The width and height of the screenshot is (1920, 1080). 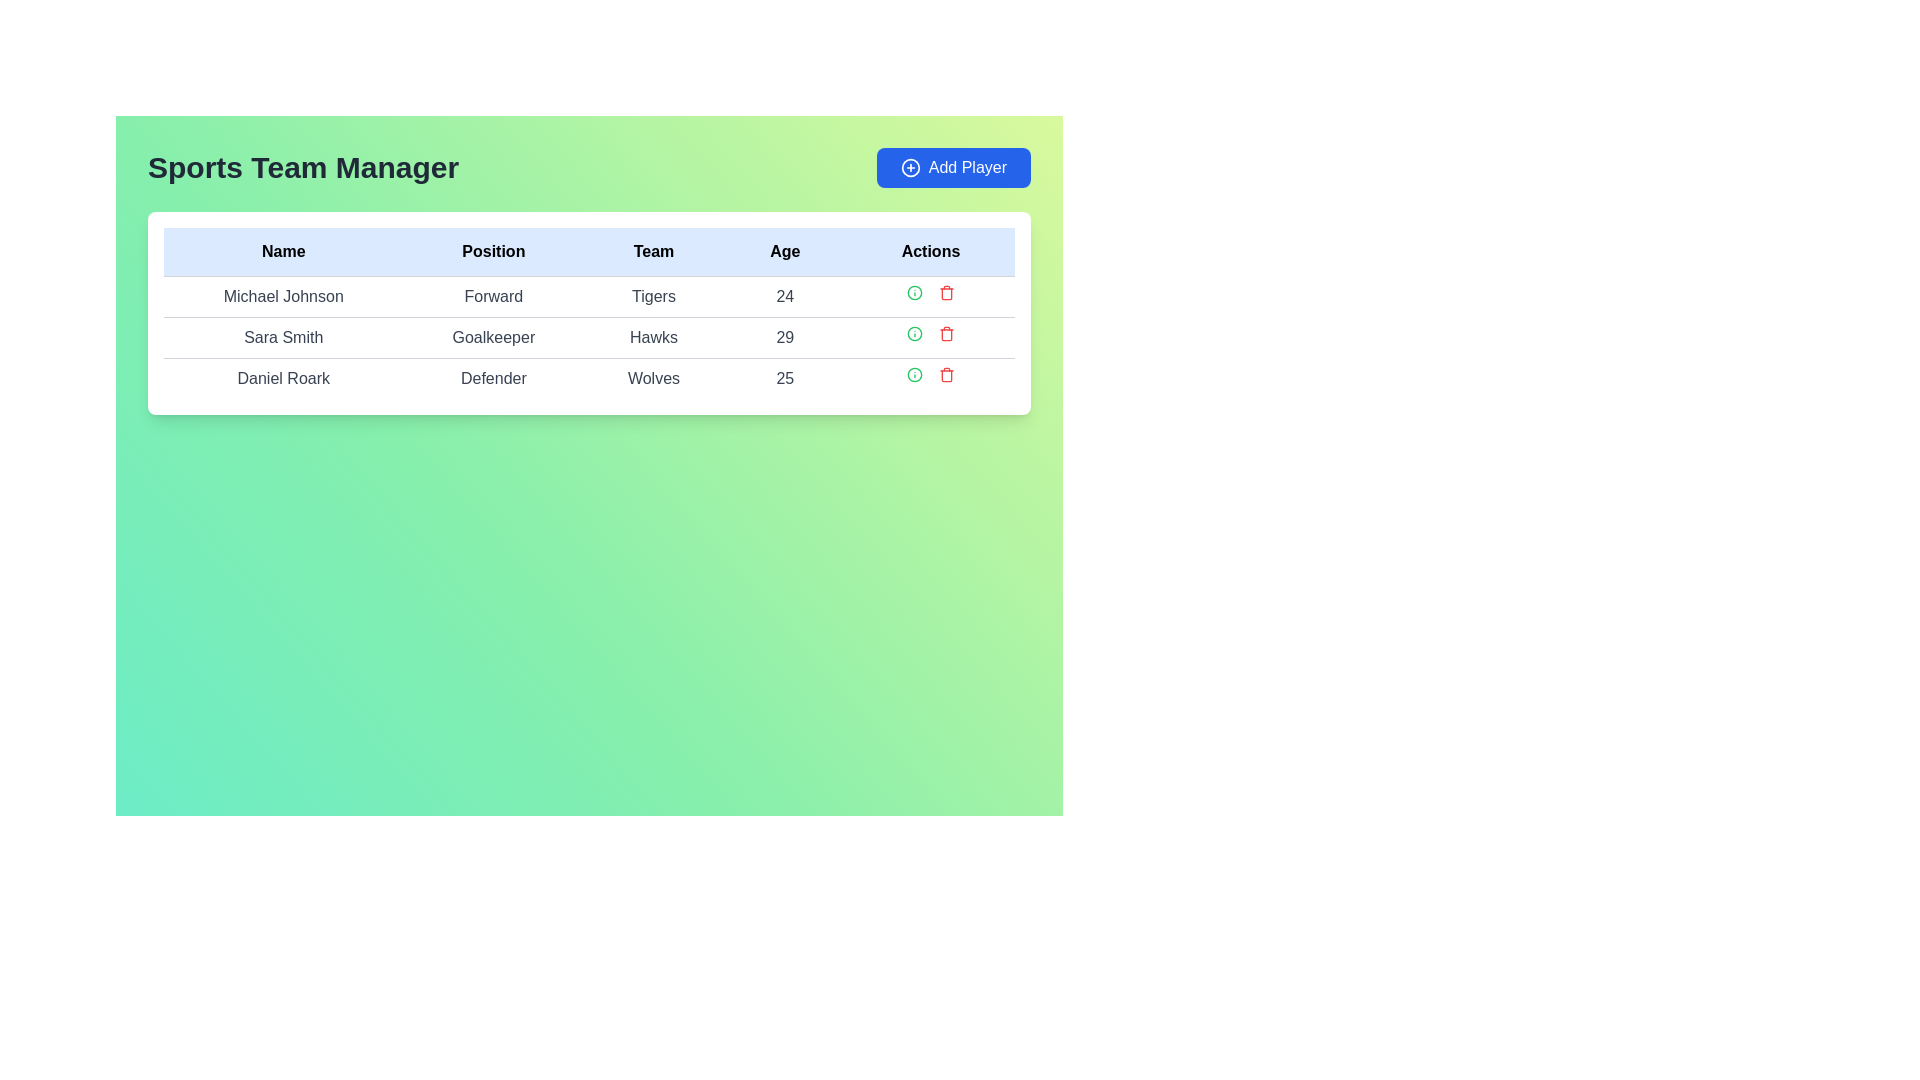 What do you see at coordinates (282, 297) in the screenshot?
I see `the text label displaying the player's name in the first row and first column of the team management table` at bounding box center [282, 297].